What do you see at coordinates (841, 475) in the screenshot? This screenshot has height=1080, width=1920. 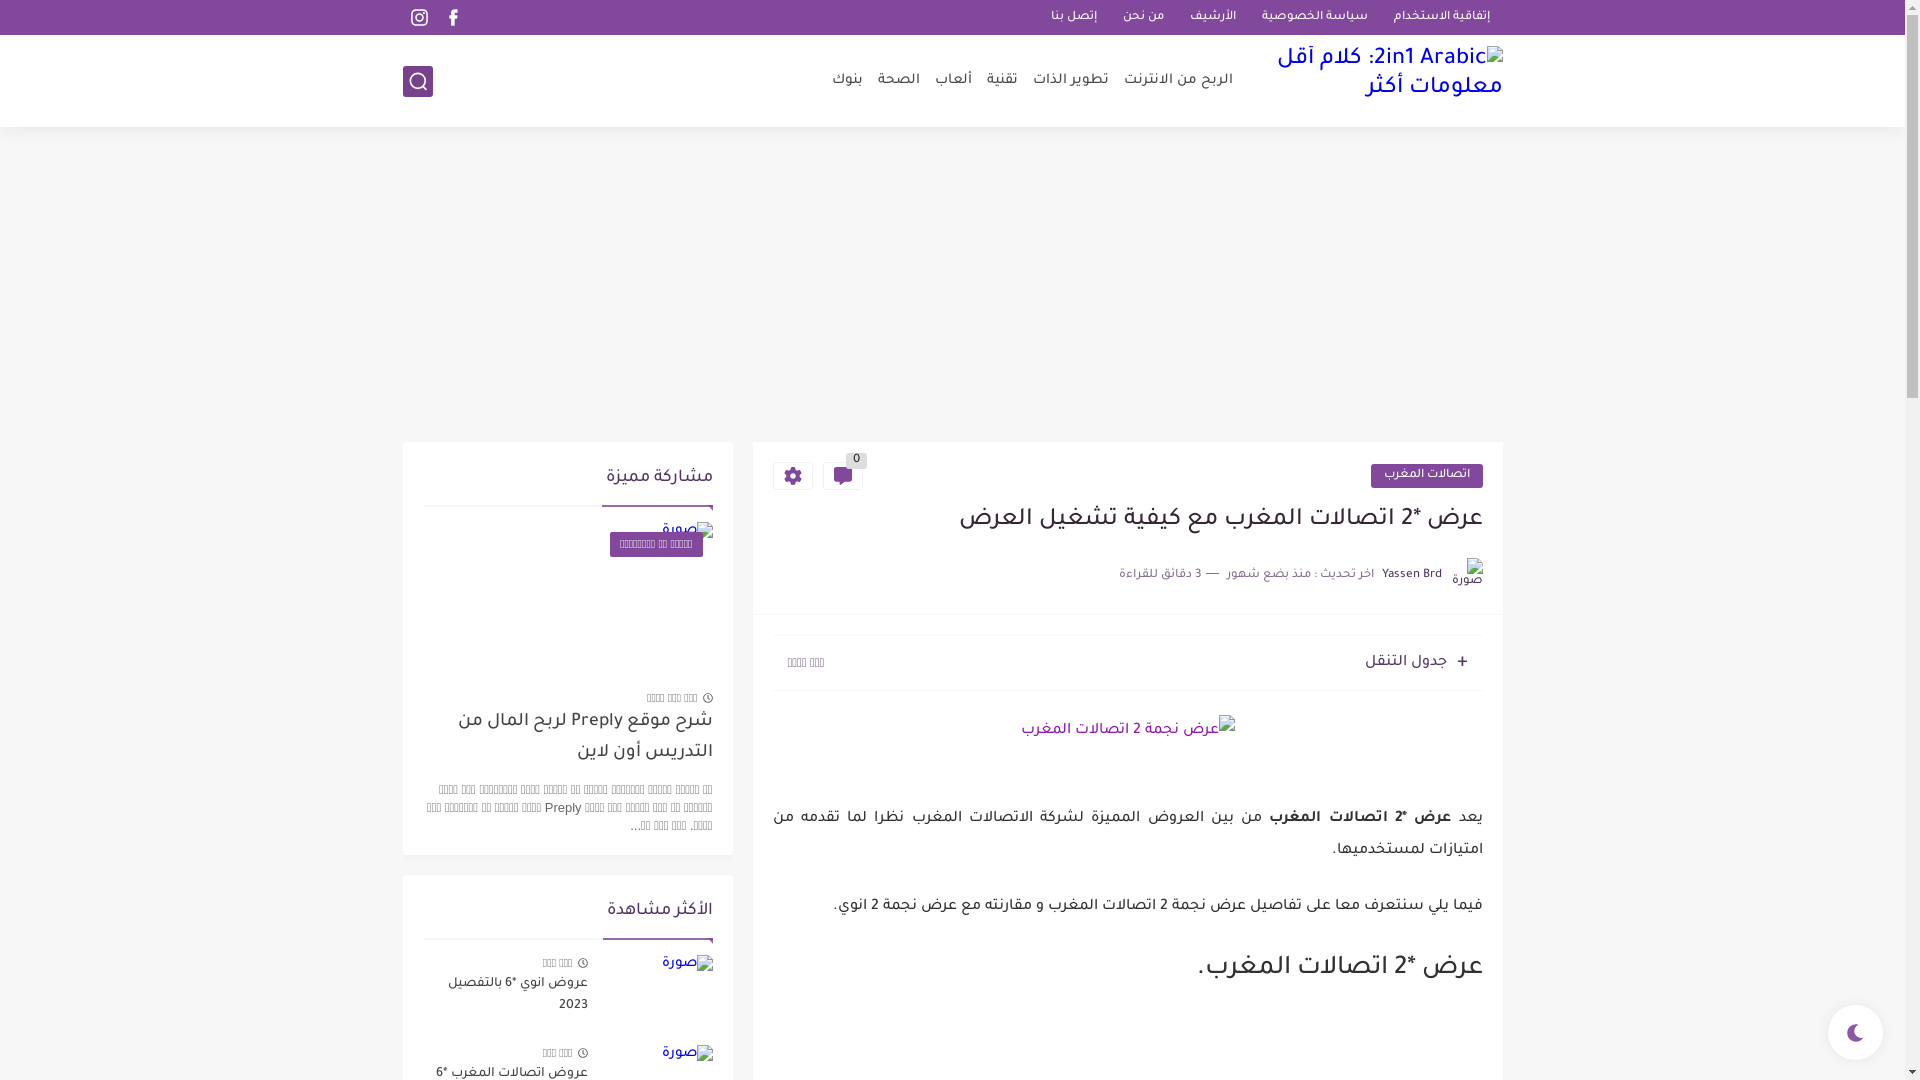 I see `'0'` at bounding box center [841, 475].